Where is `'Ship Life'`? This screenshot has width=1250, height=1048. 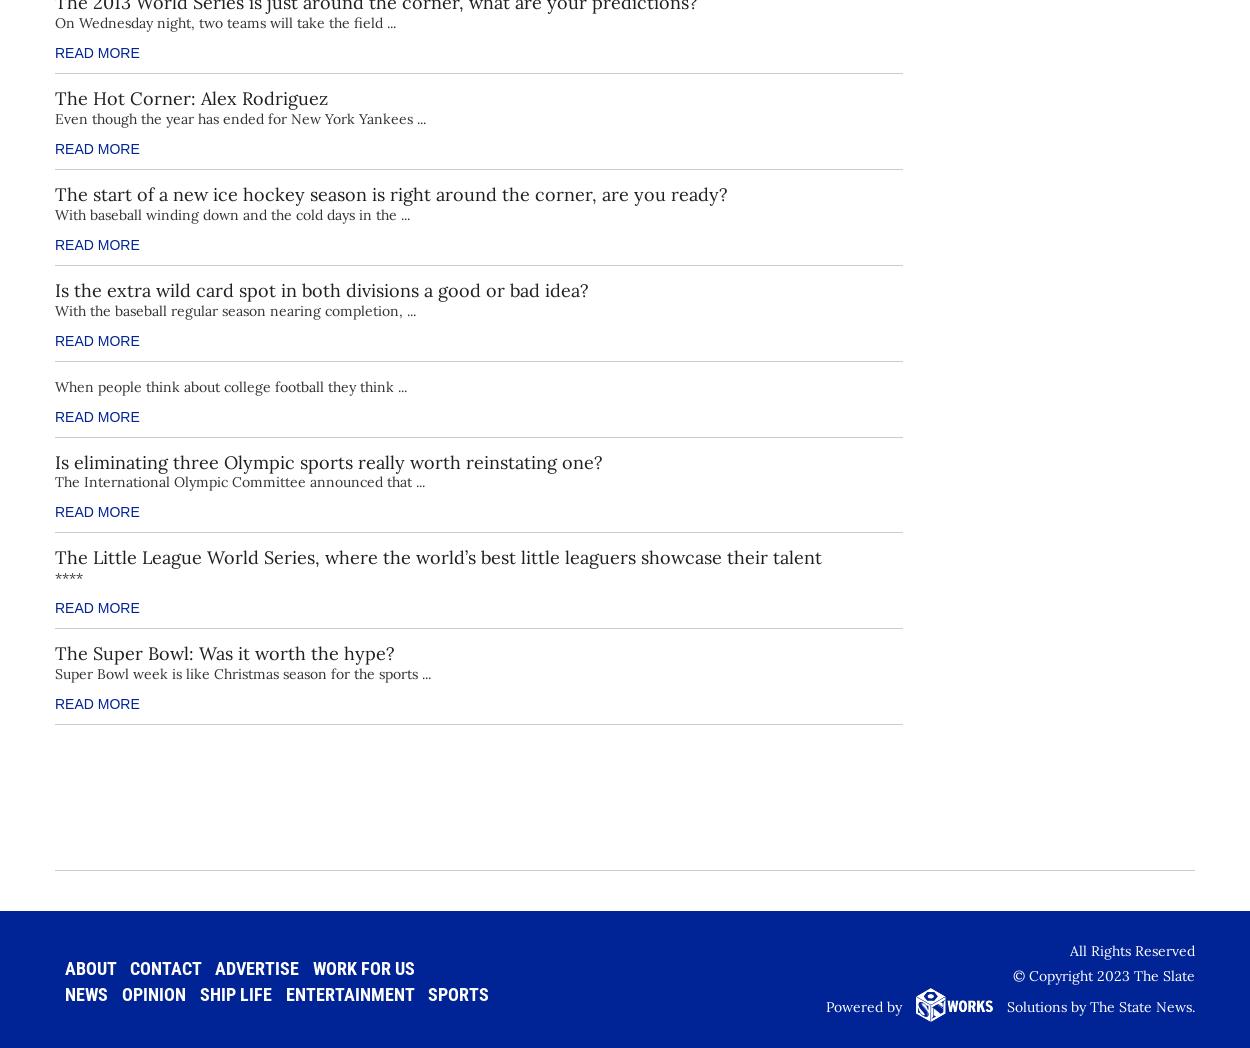
'Ship Life' is located at coordinates (235, 992).